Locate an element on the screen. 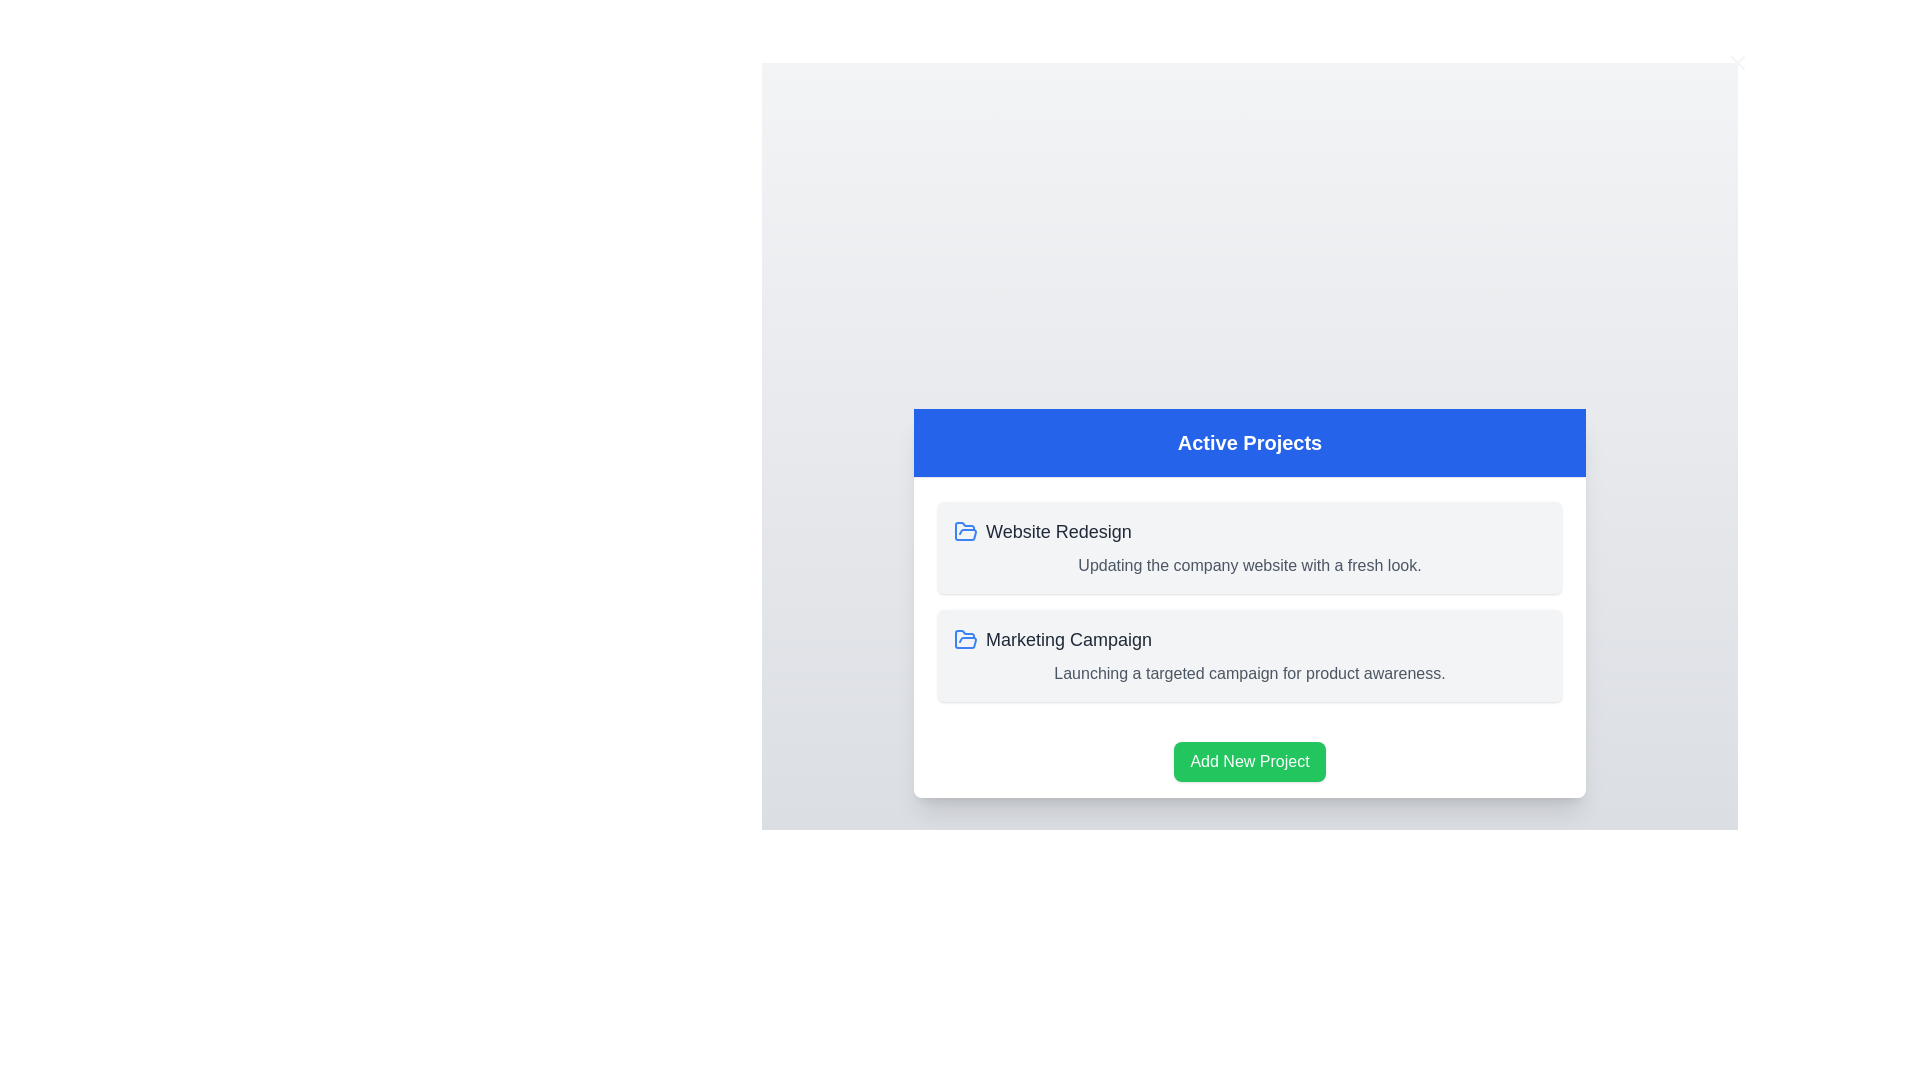 This screenshot has width=1920, height=1080. the project icon for Website Redesign is located at coordinates (965, 530).